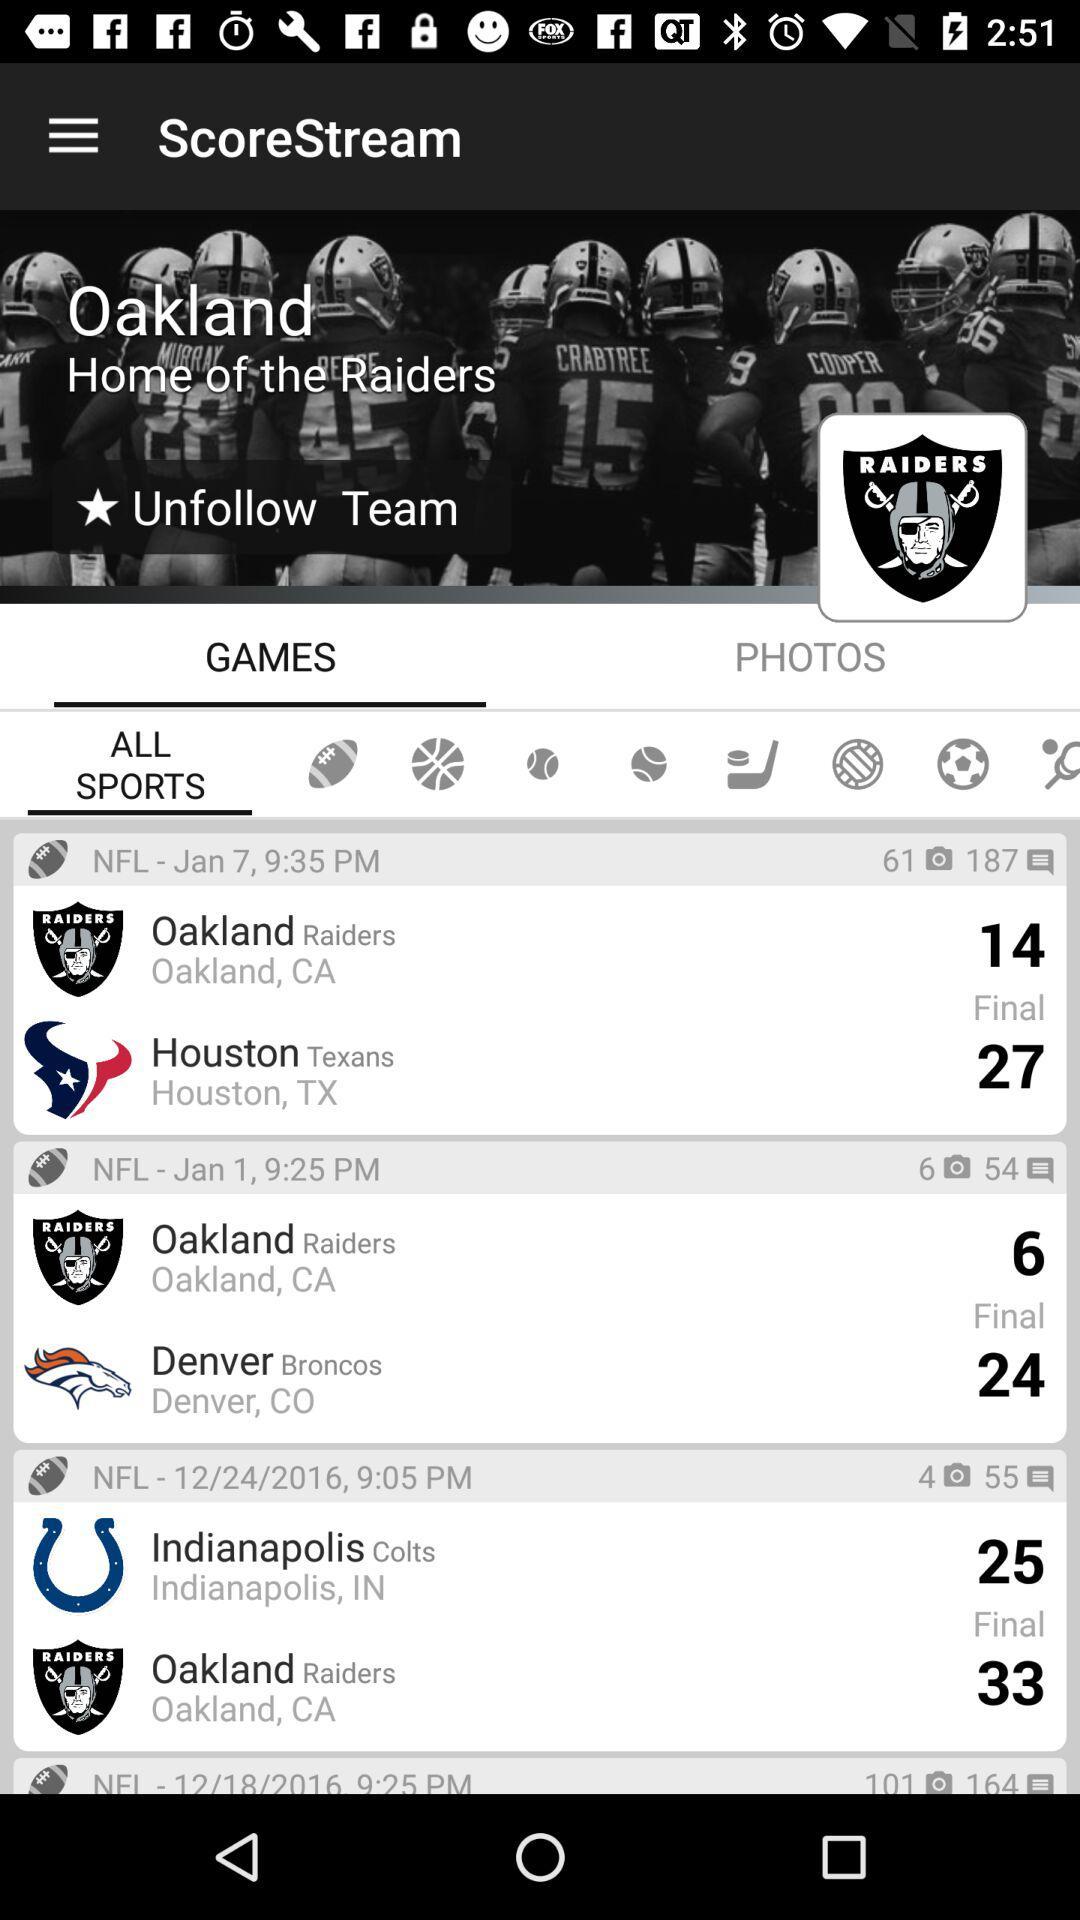 The height and width of the screenshot is (1920, 1080). I want to click on denver, co icon, so click(232, 1398).